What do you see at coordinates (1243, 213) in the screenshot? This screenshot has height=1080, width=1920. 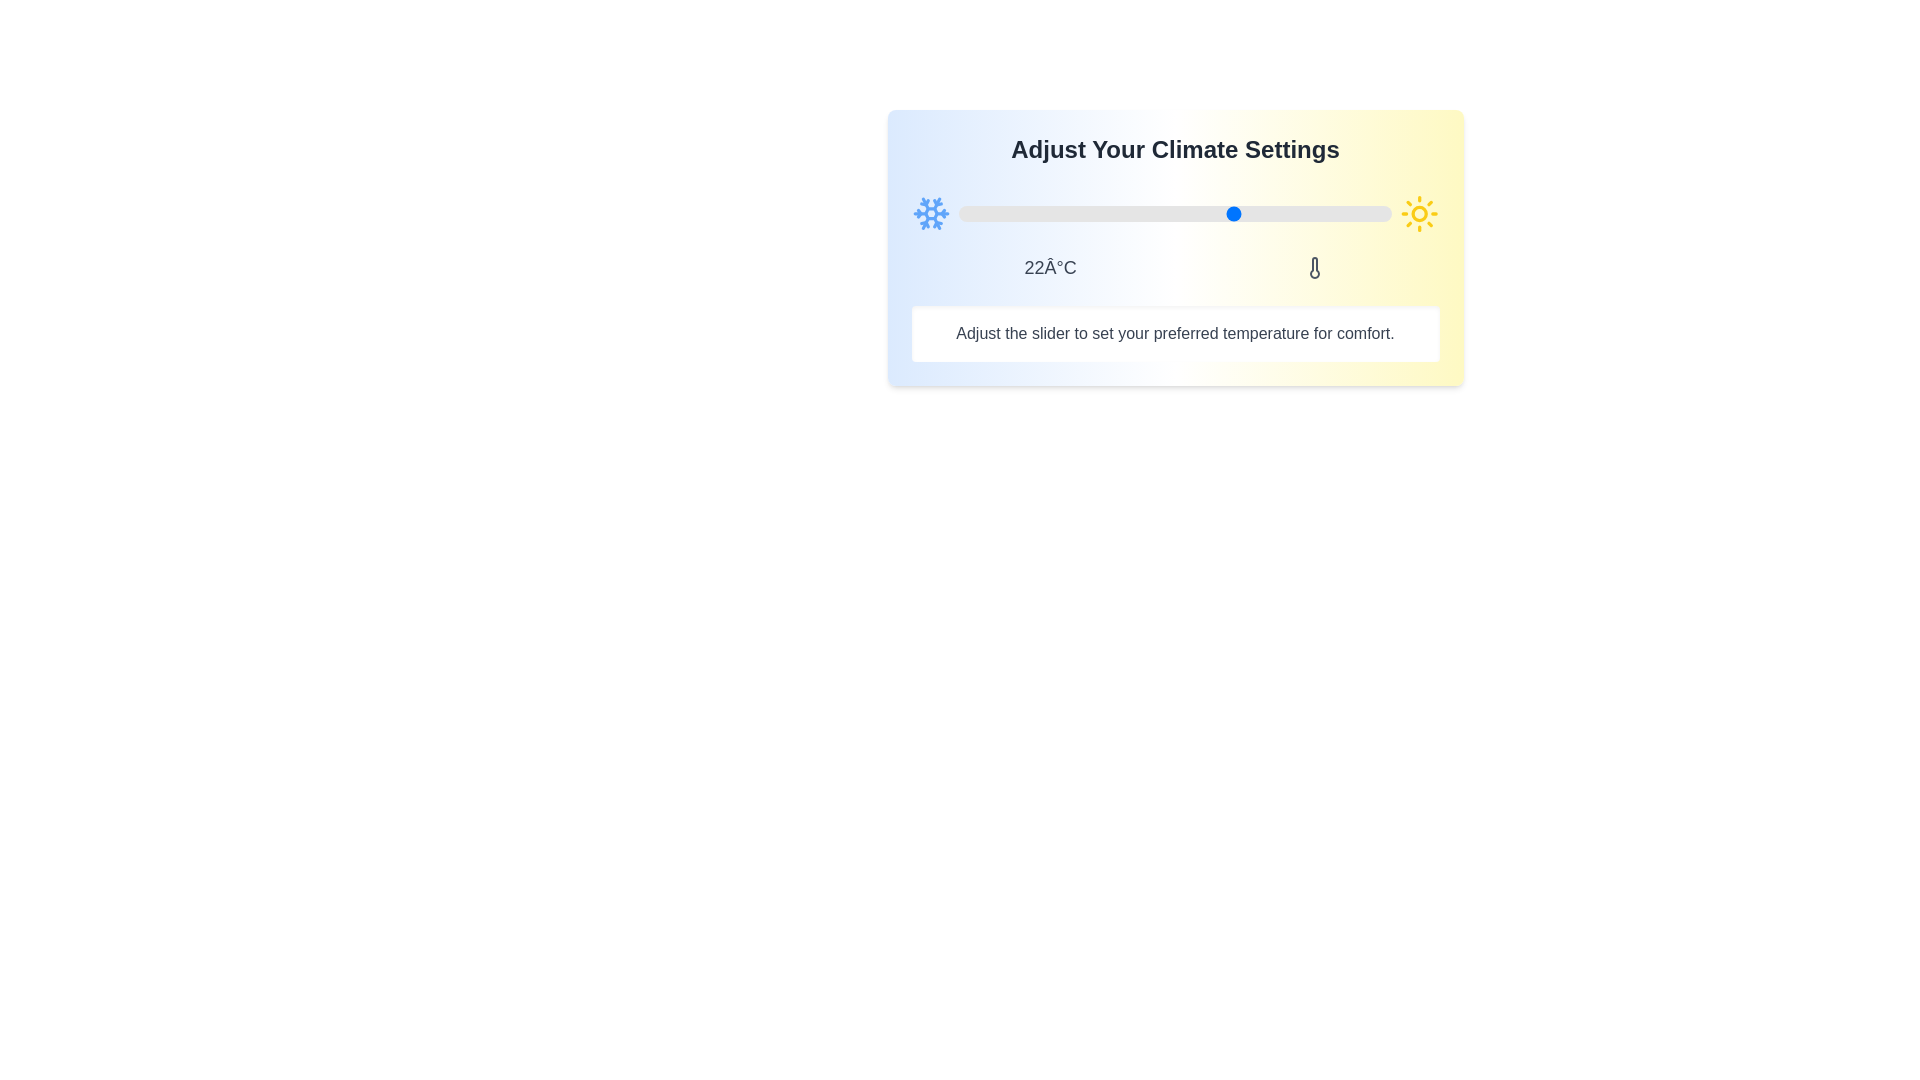 I see `the slider to set the temperature to 23°C` at bounding box center [1243, 213].